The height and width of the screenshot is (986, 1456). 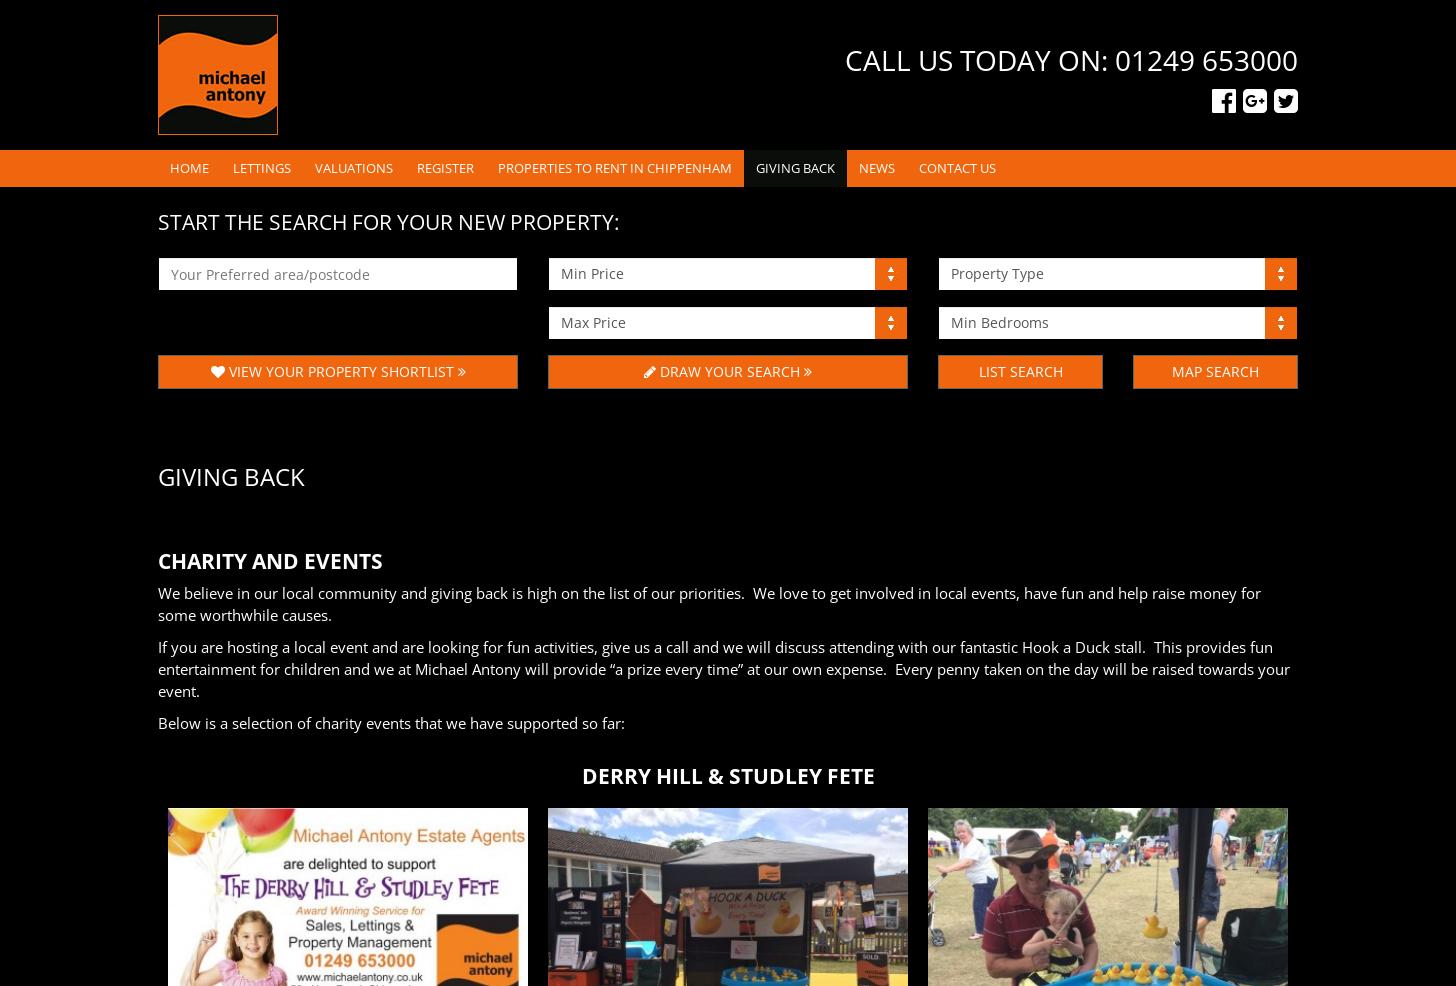 What do you see at coordinates (1018, 370) in the screenshot?
I see `'List Search'` at bounding box center [1018, 370].